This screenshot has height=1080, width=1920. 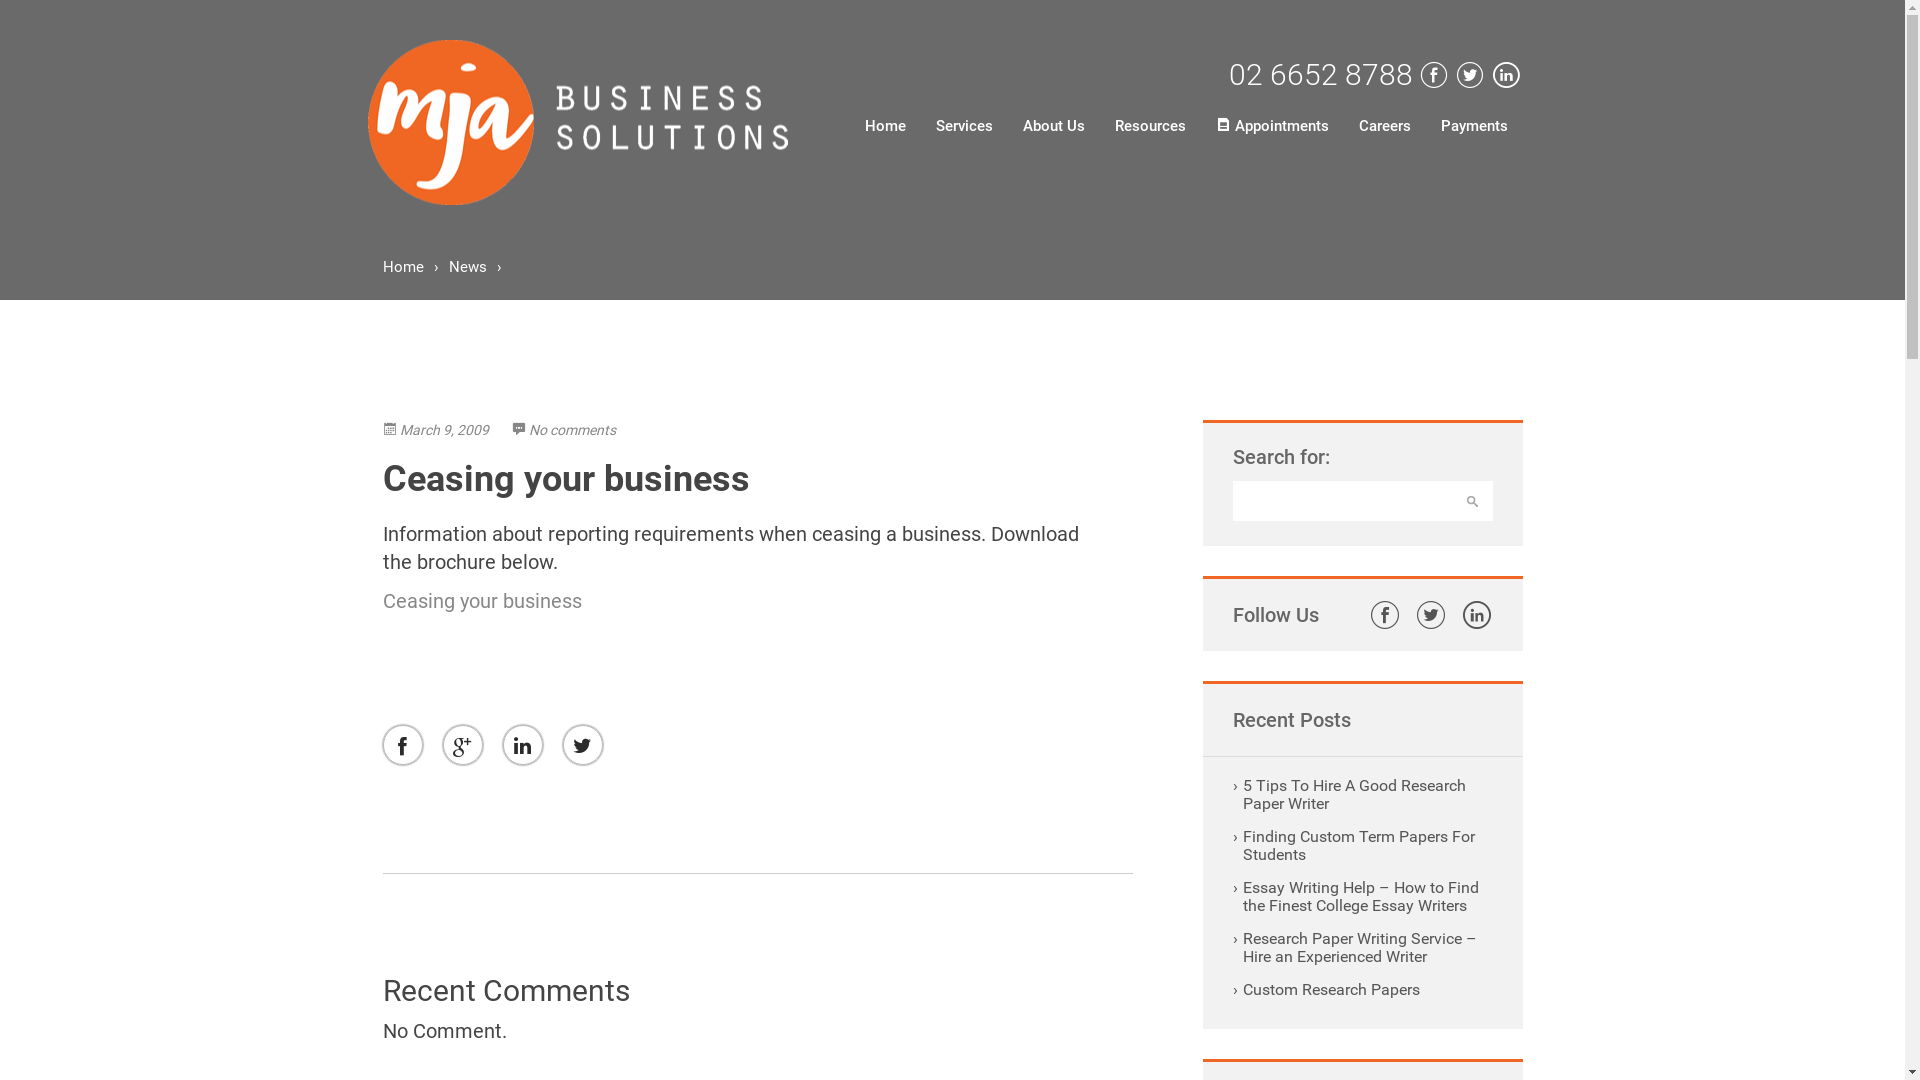 I want to click on 'Services', so click(x=963, y=126).